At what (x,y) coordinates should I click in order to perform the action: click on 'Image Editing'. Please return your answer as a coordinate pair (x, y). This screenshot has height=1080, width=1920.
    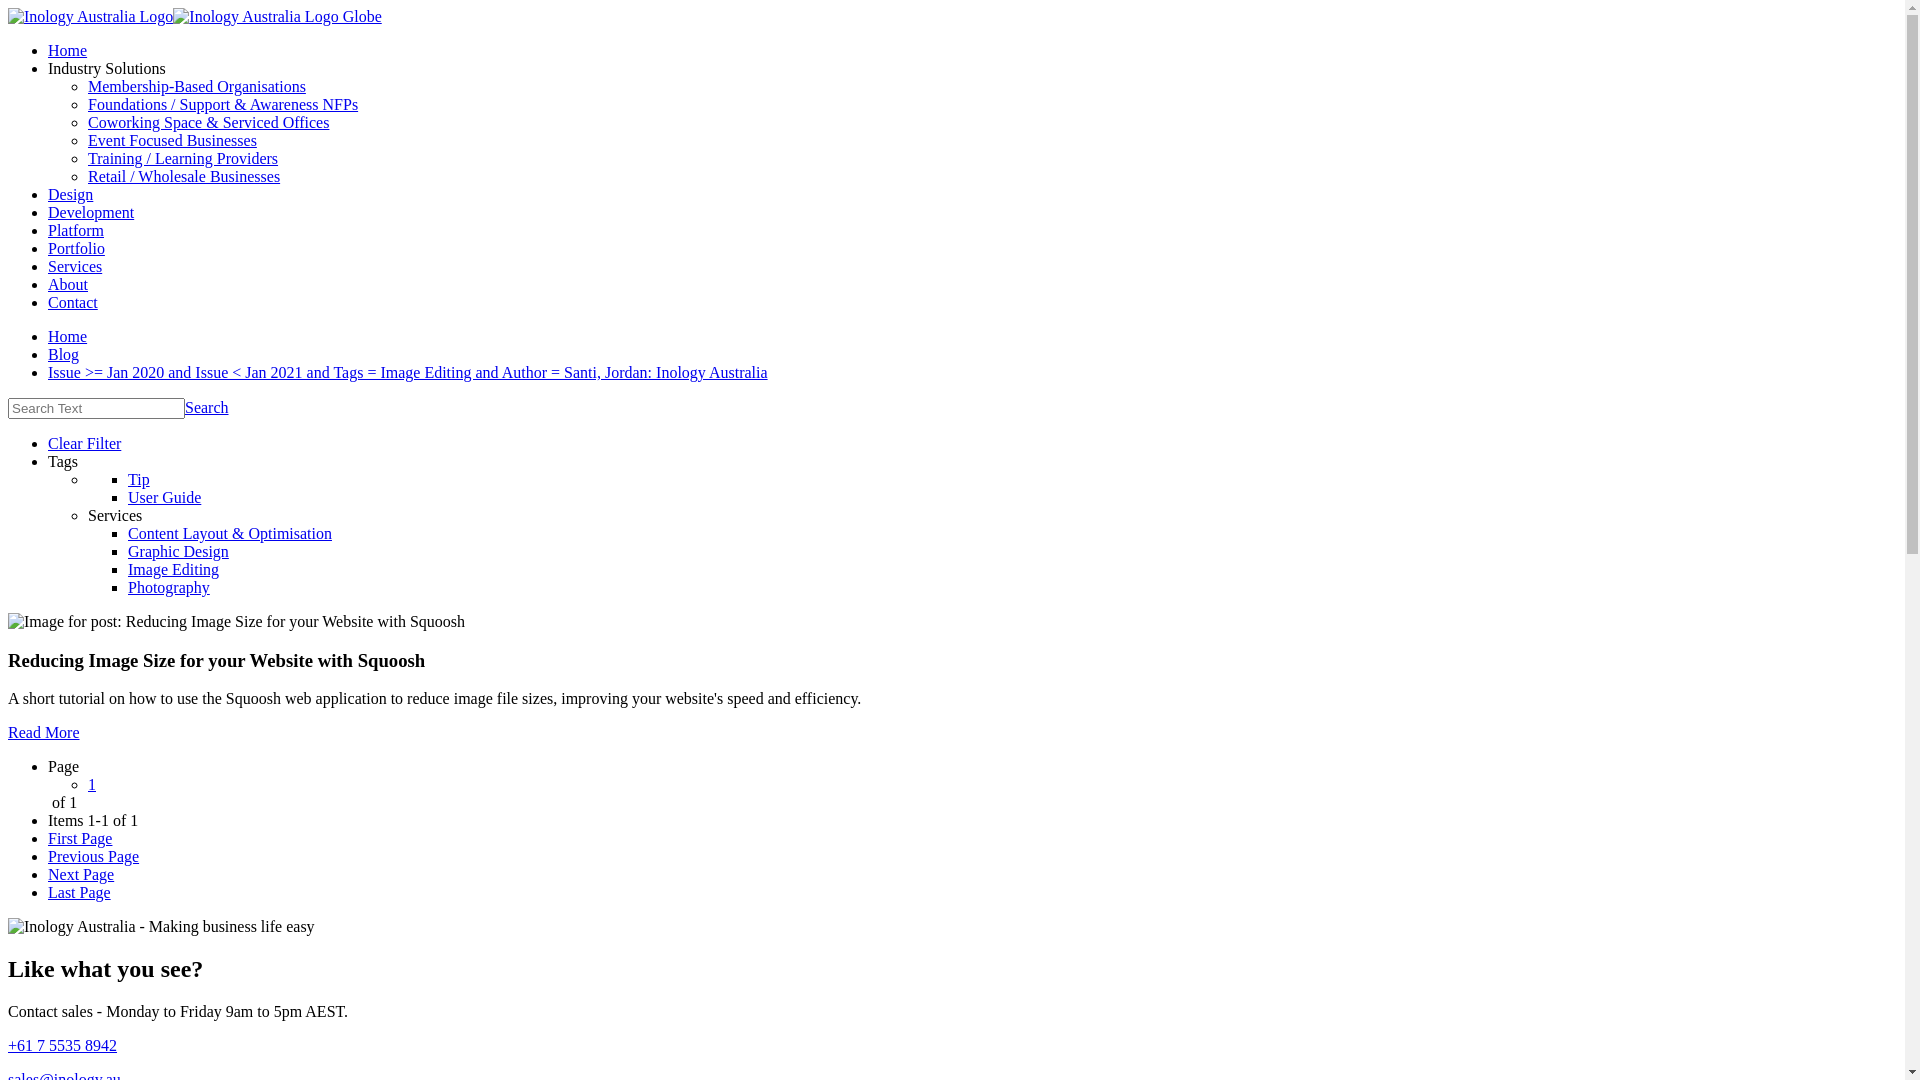
    Looking at the image, I should click on (173, 569).